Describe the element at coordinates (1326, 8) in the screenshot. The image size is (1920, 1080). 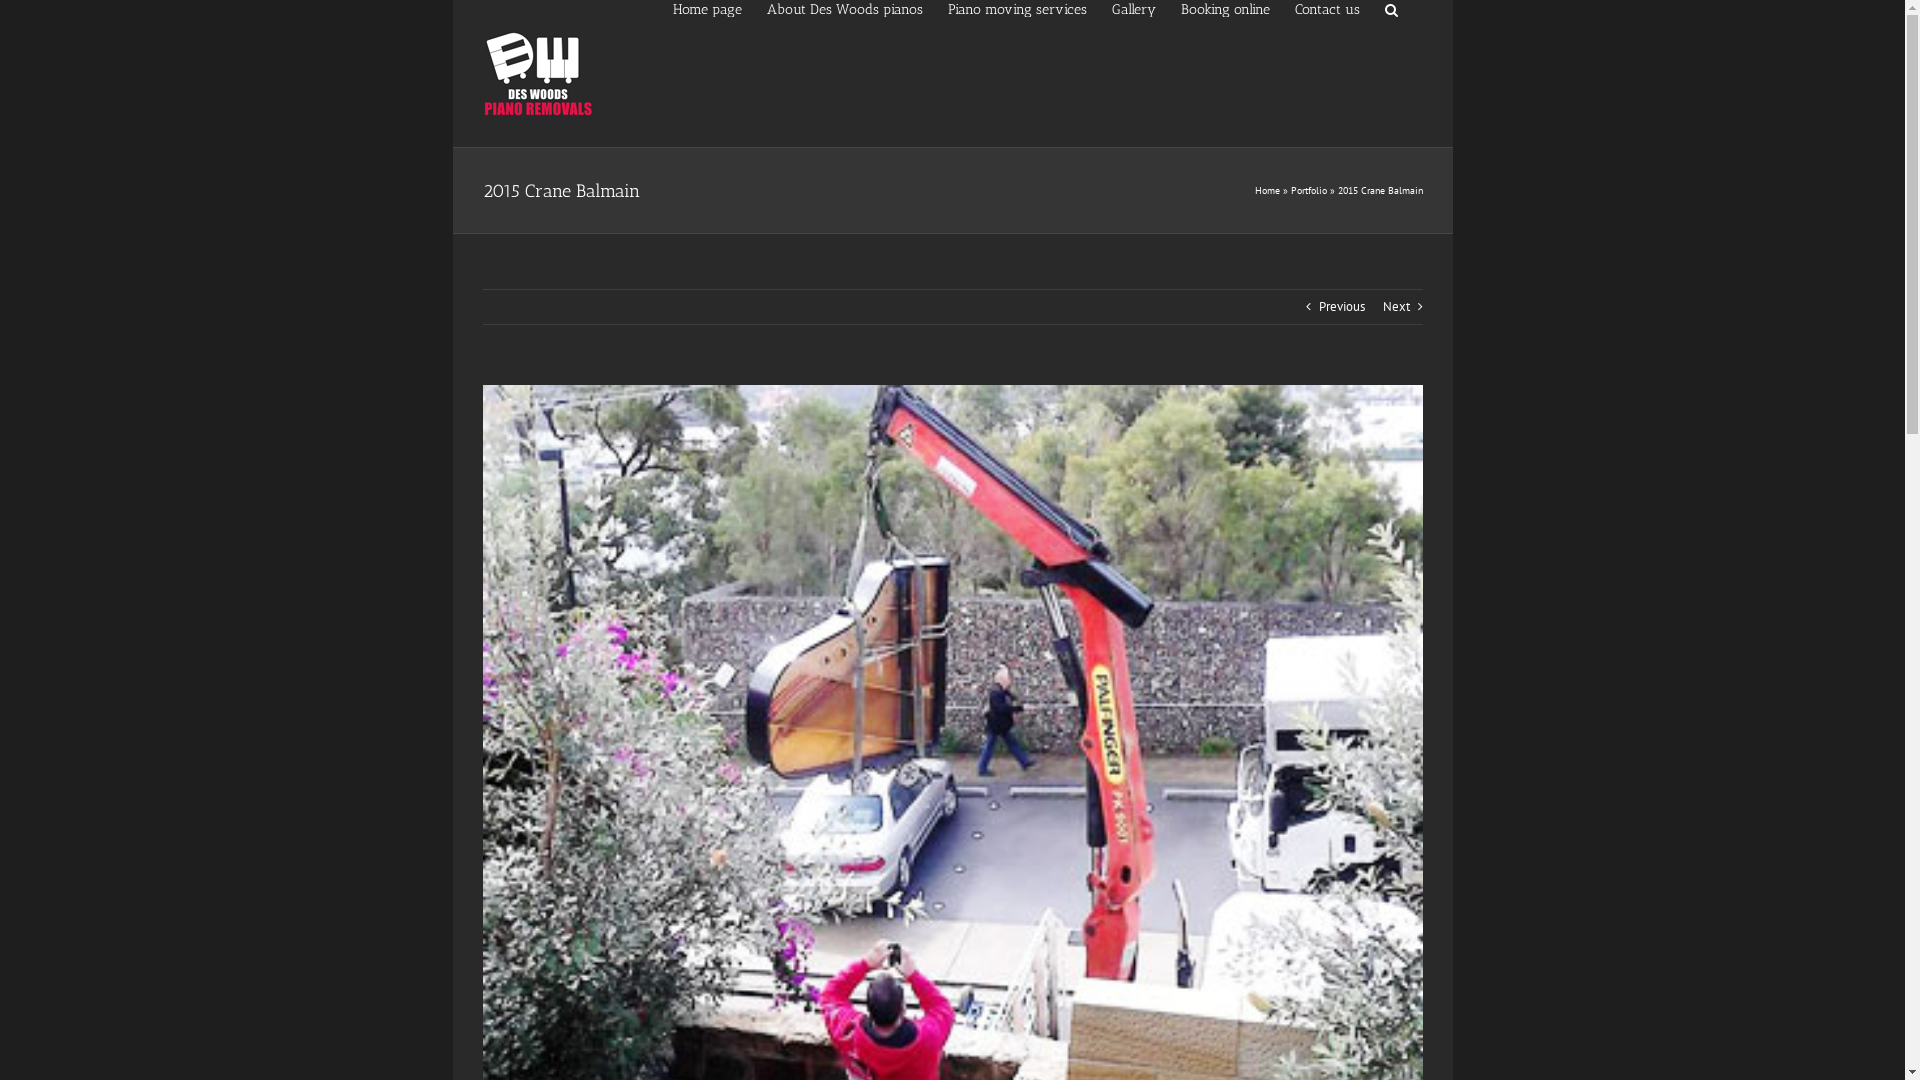
I see `'Contact us'` at that location.